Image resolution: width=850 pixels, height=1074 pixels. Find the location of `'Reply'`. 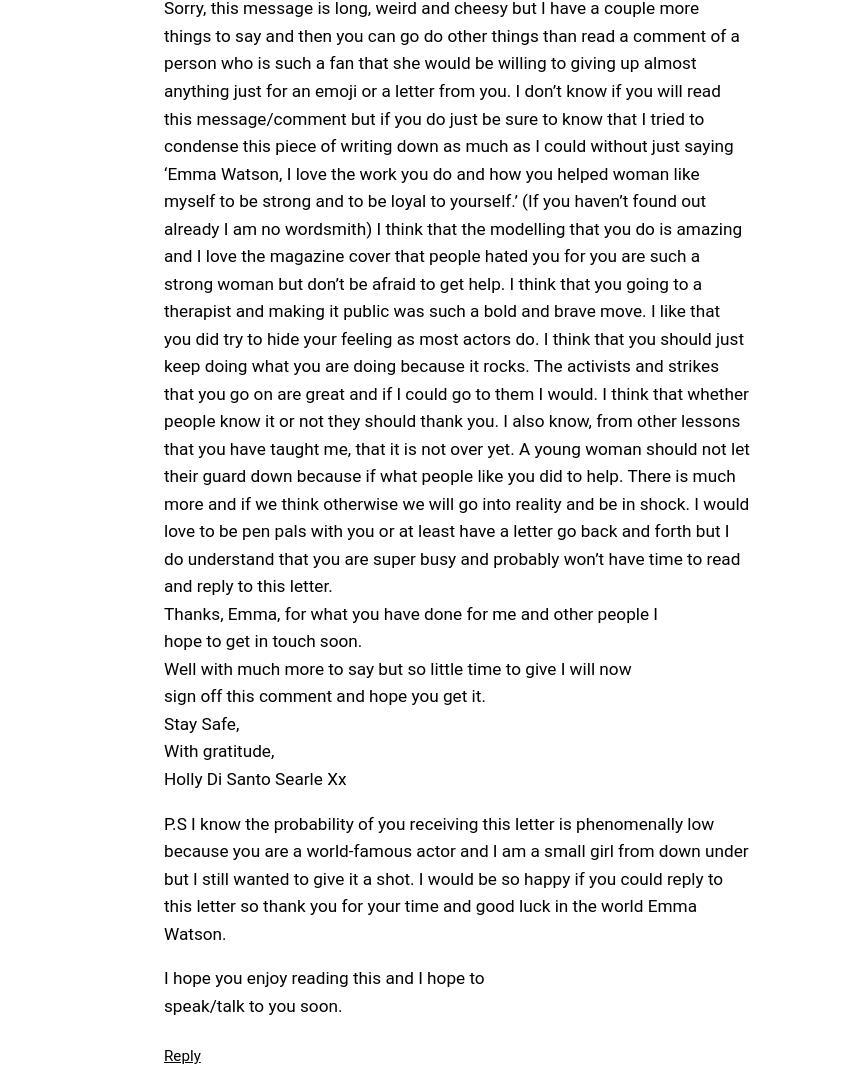

'Reply' is located at coordinates (180, 1055).